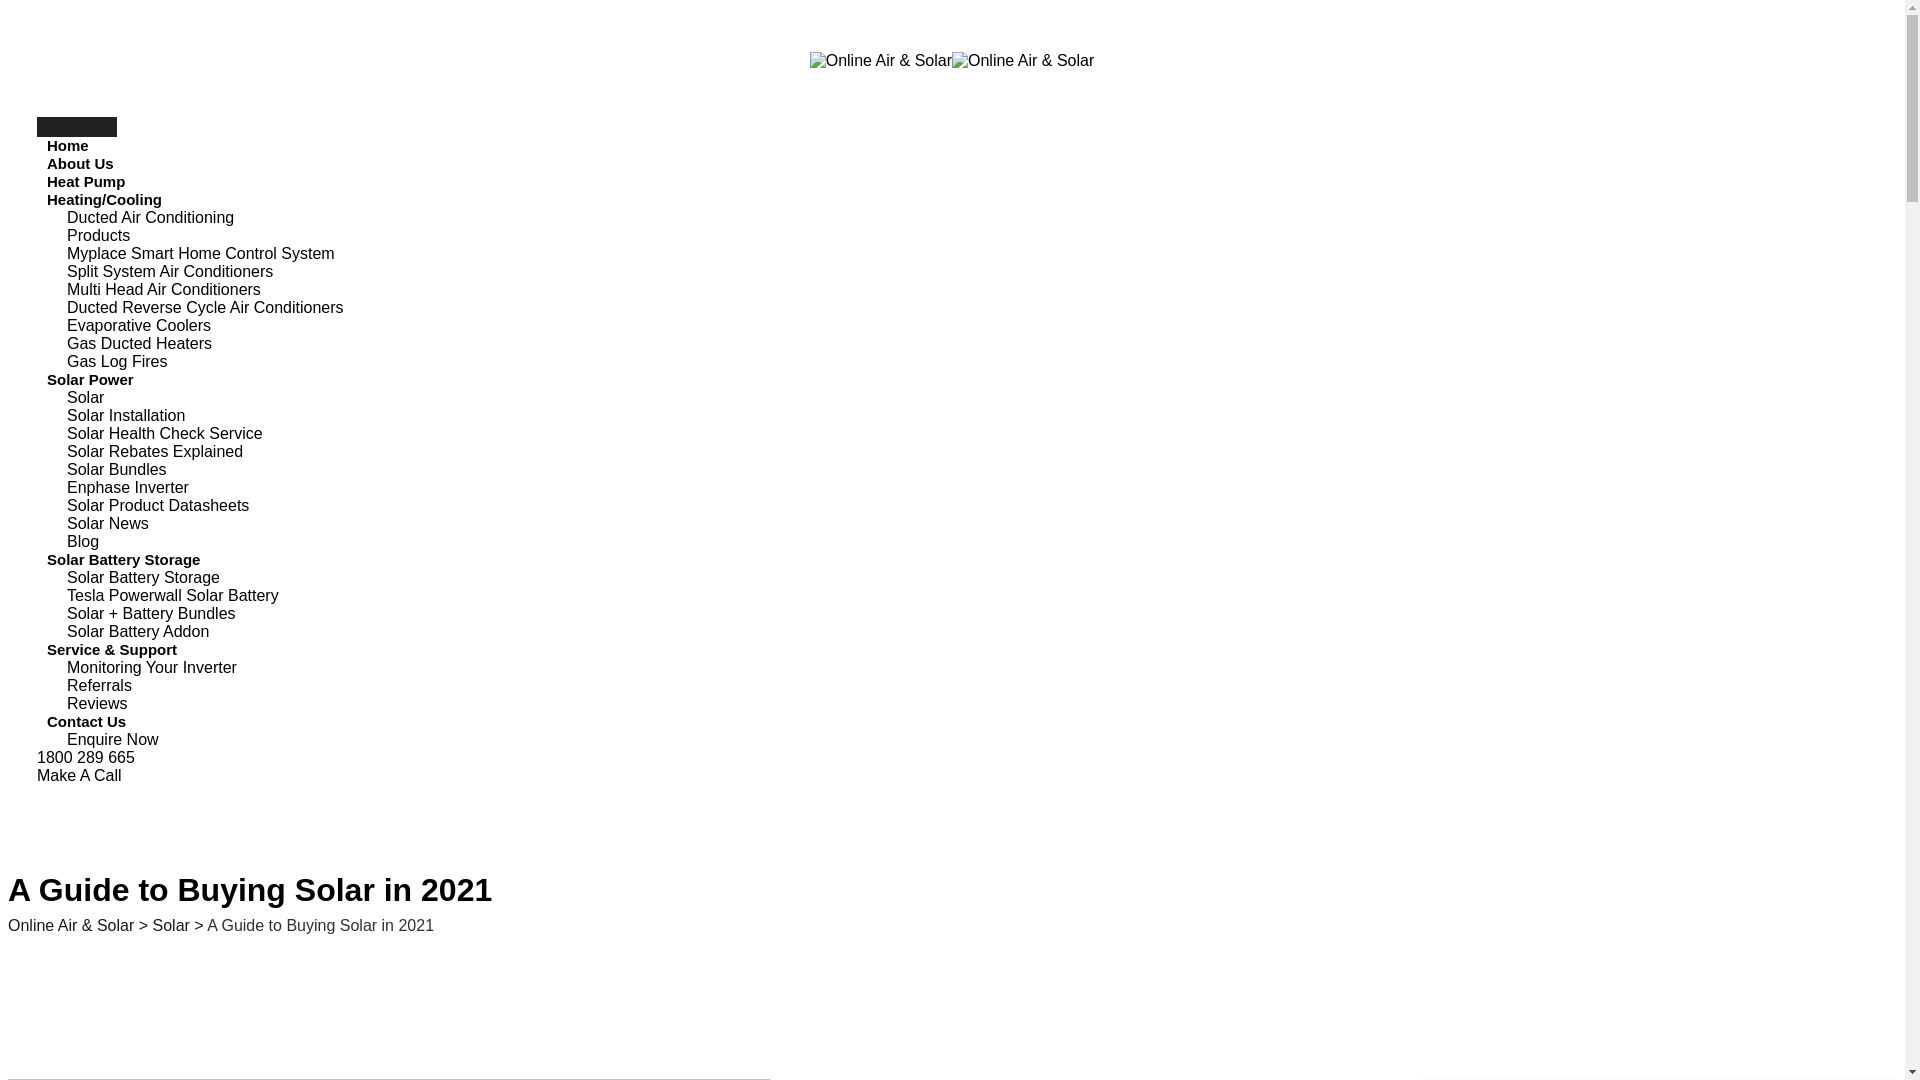  I want to click on 'Heat Pump', so click(85, 181).